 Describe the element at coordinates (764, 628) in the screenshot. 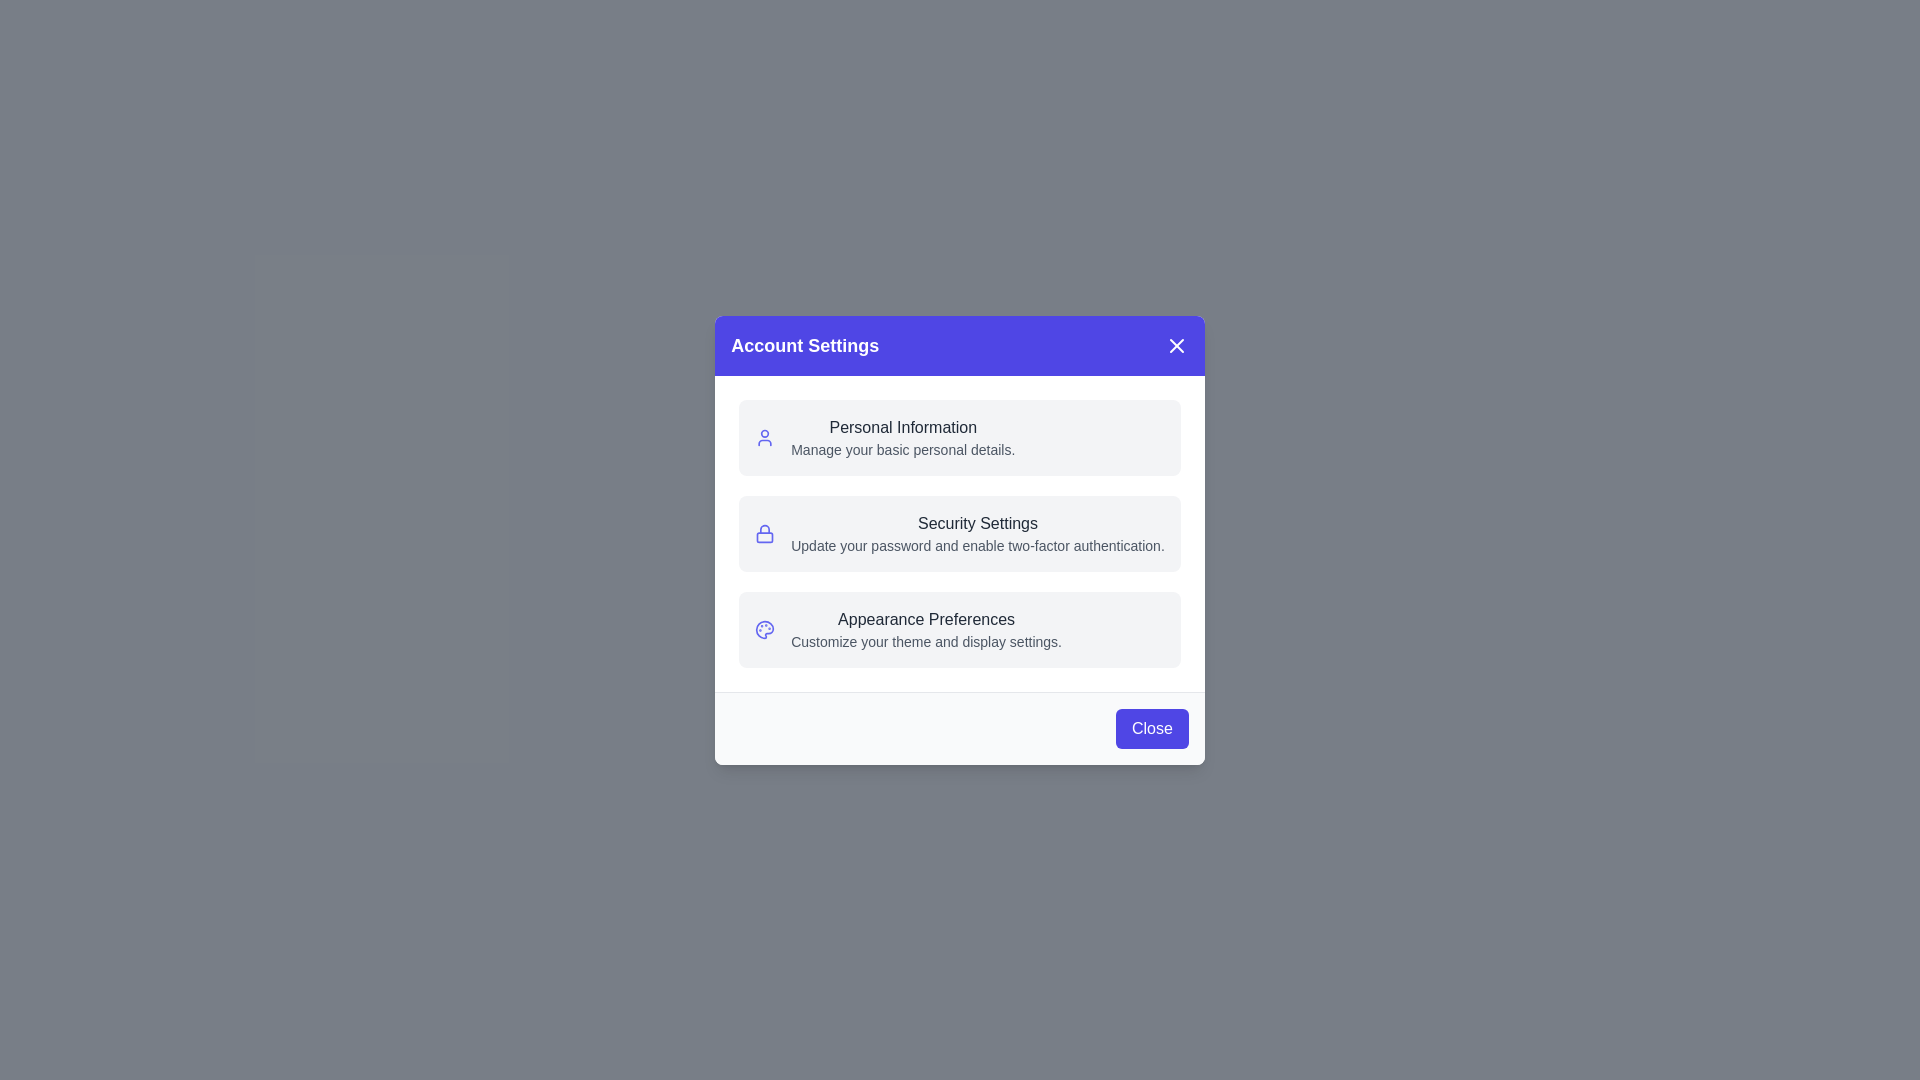

I see `the 'Appearance Preferences' icon, which visually represents the theme and display settings, located to the far left within the 'Appearance Preferences' section of the modal dialog` at that location.